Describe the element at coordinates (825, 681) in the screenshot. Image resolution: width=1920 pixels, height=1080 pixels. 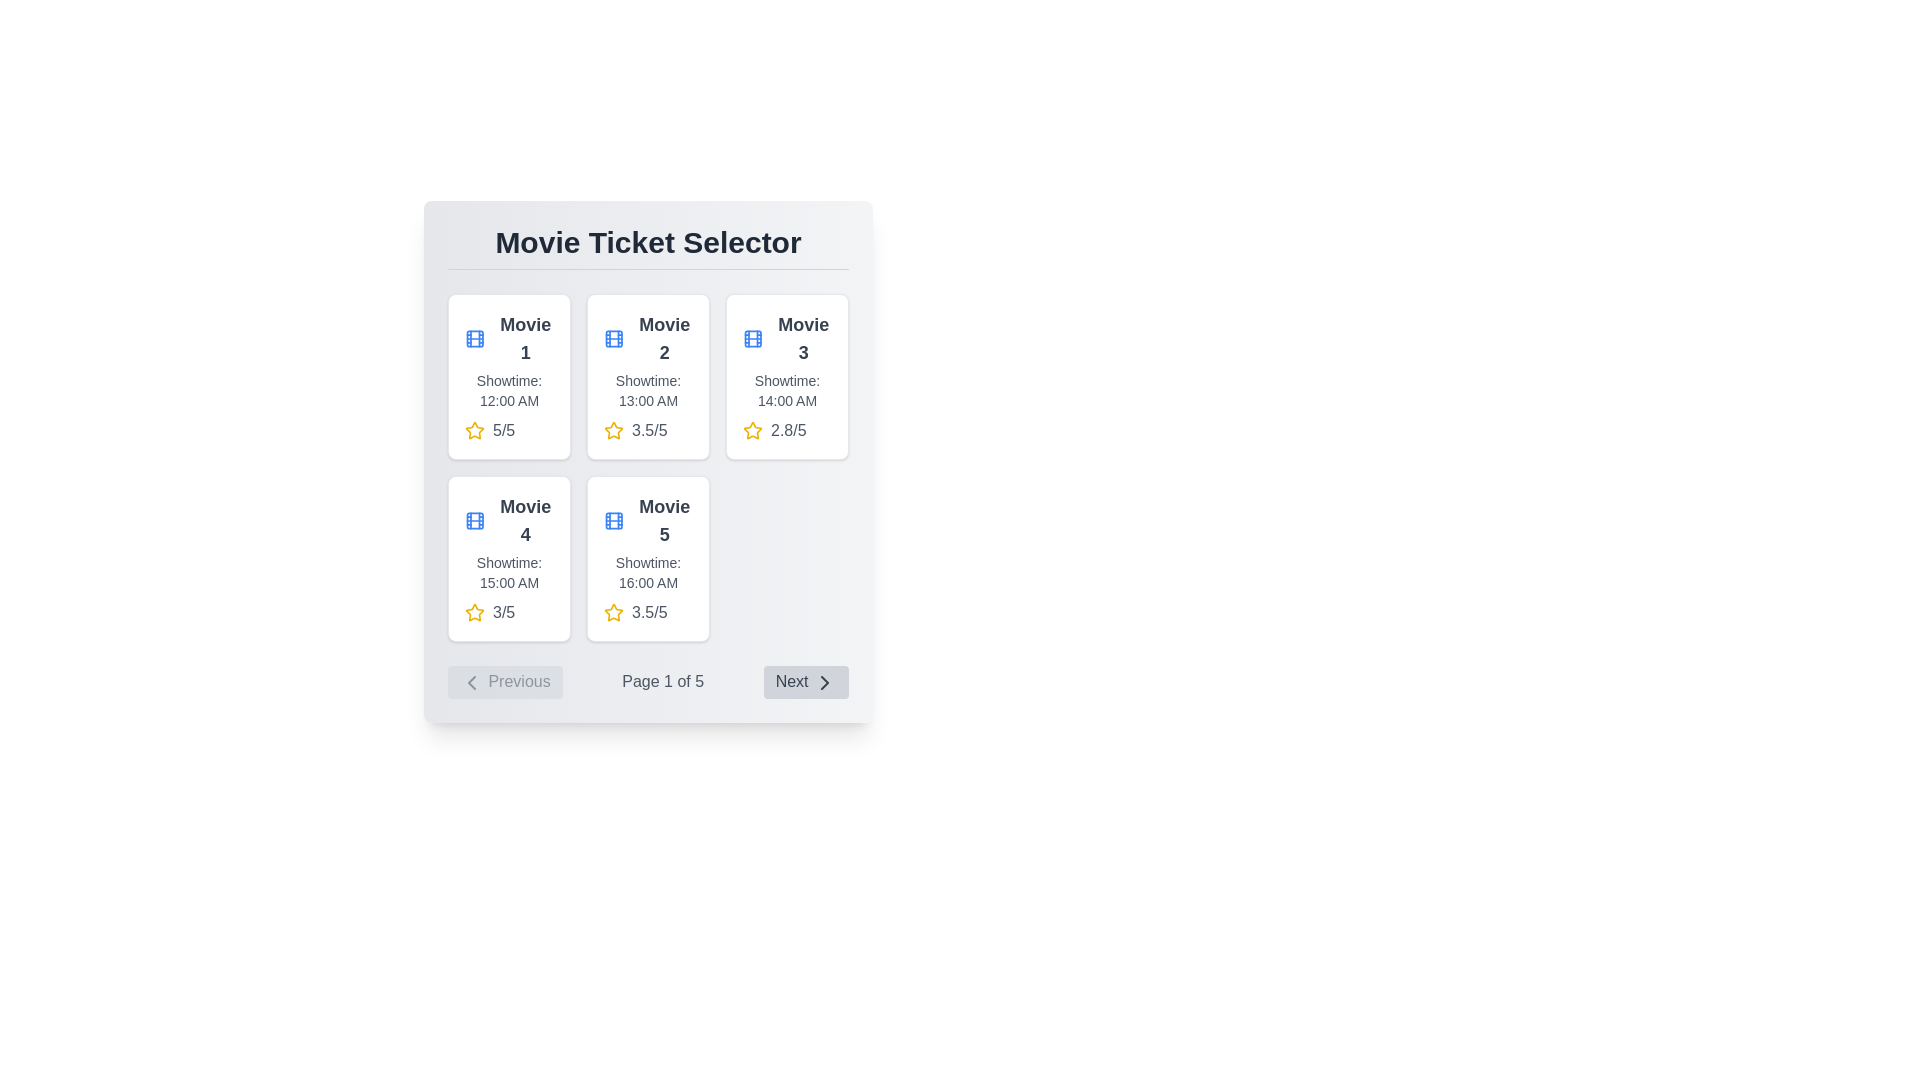
I see `the 'Next' button which contains the rightward-pointing chevron icon, located at the bottom-right corner of the interface` at that location.